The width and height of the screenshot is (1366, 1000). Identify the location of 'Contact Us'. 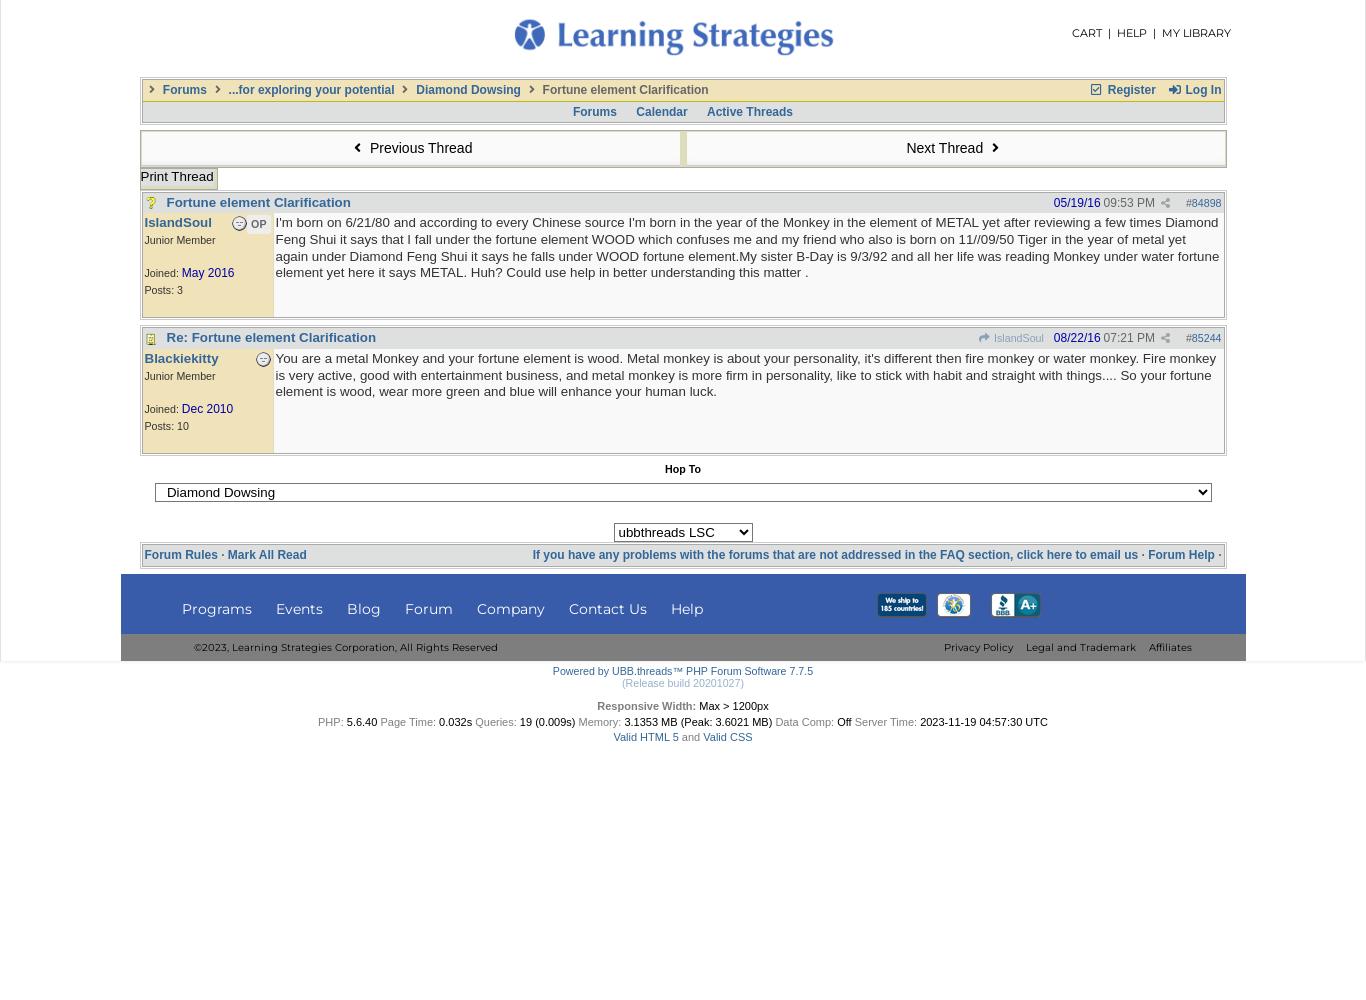
(567, 607).